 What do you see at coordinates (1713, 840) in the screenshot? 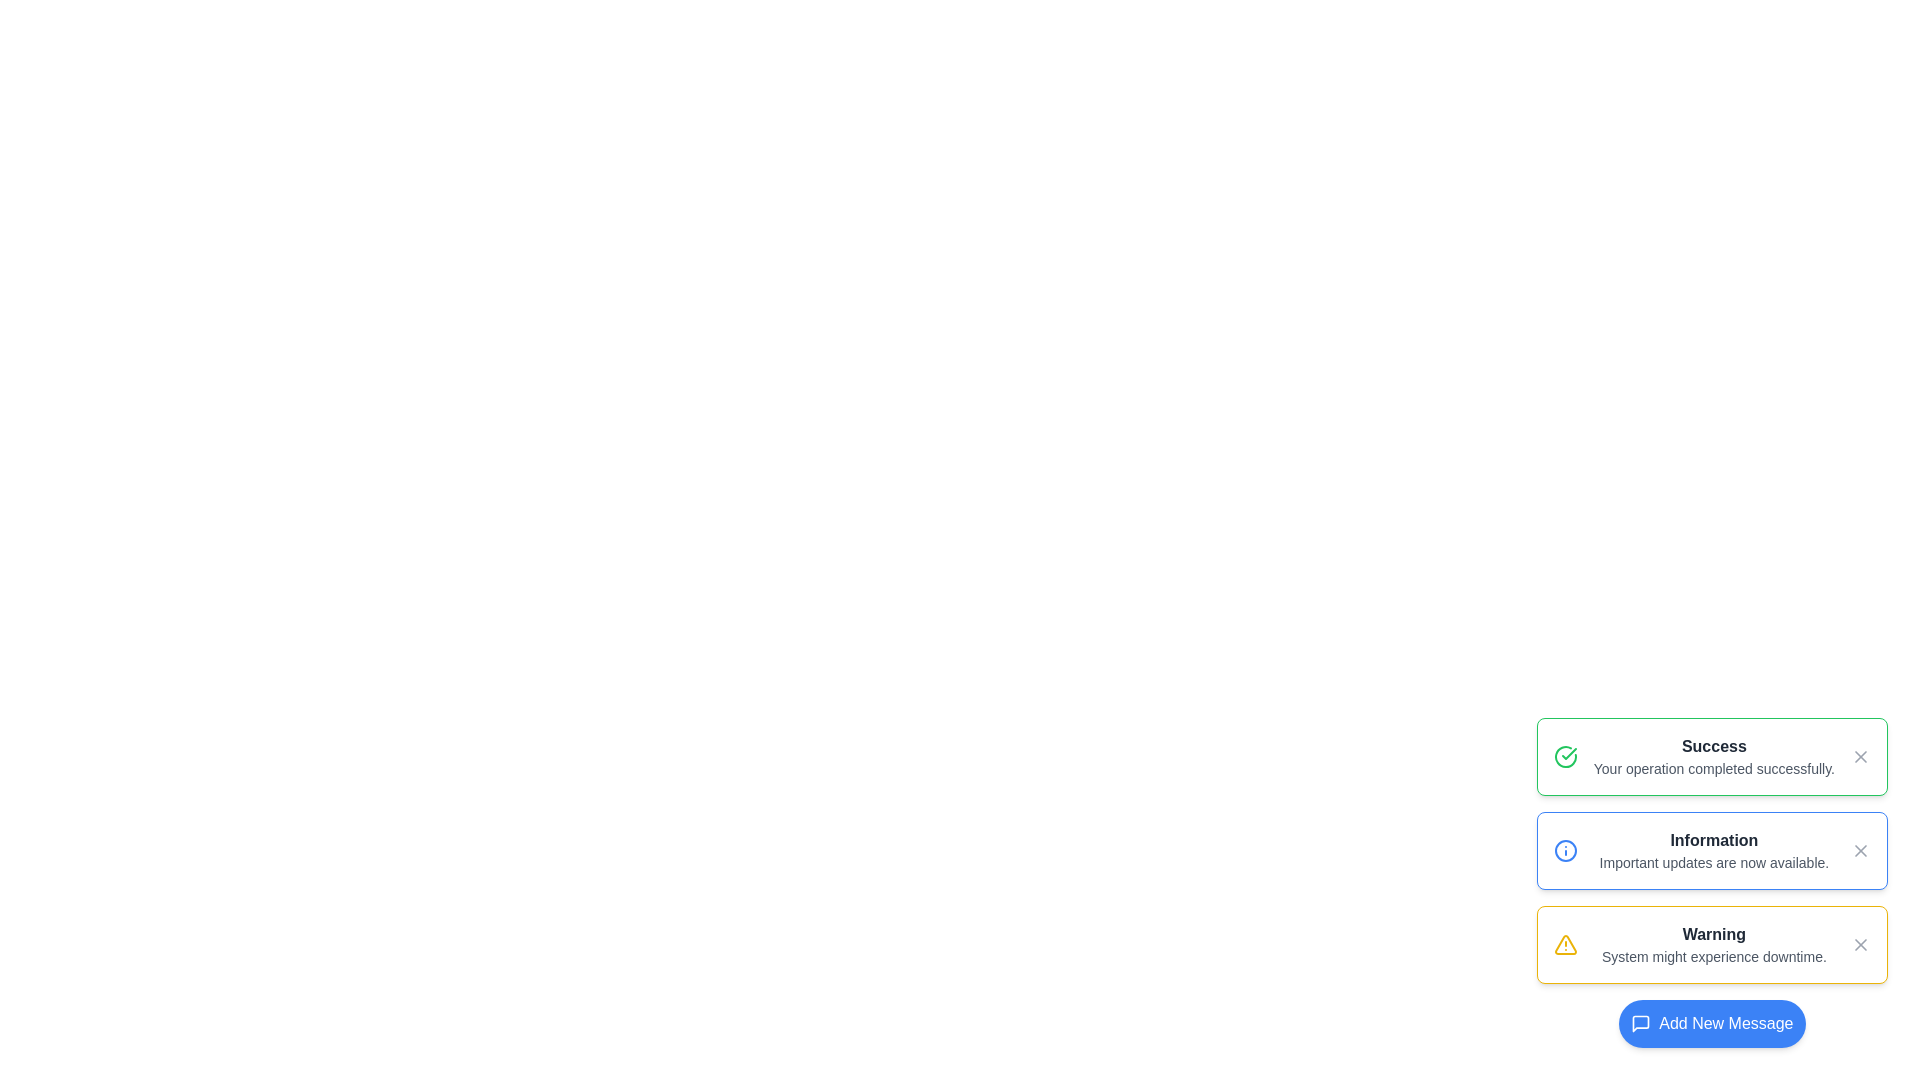
I see `title text of the second notification box, which provides context for the message about important updates` at bounding box center [1713, 840].